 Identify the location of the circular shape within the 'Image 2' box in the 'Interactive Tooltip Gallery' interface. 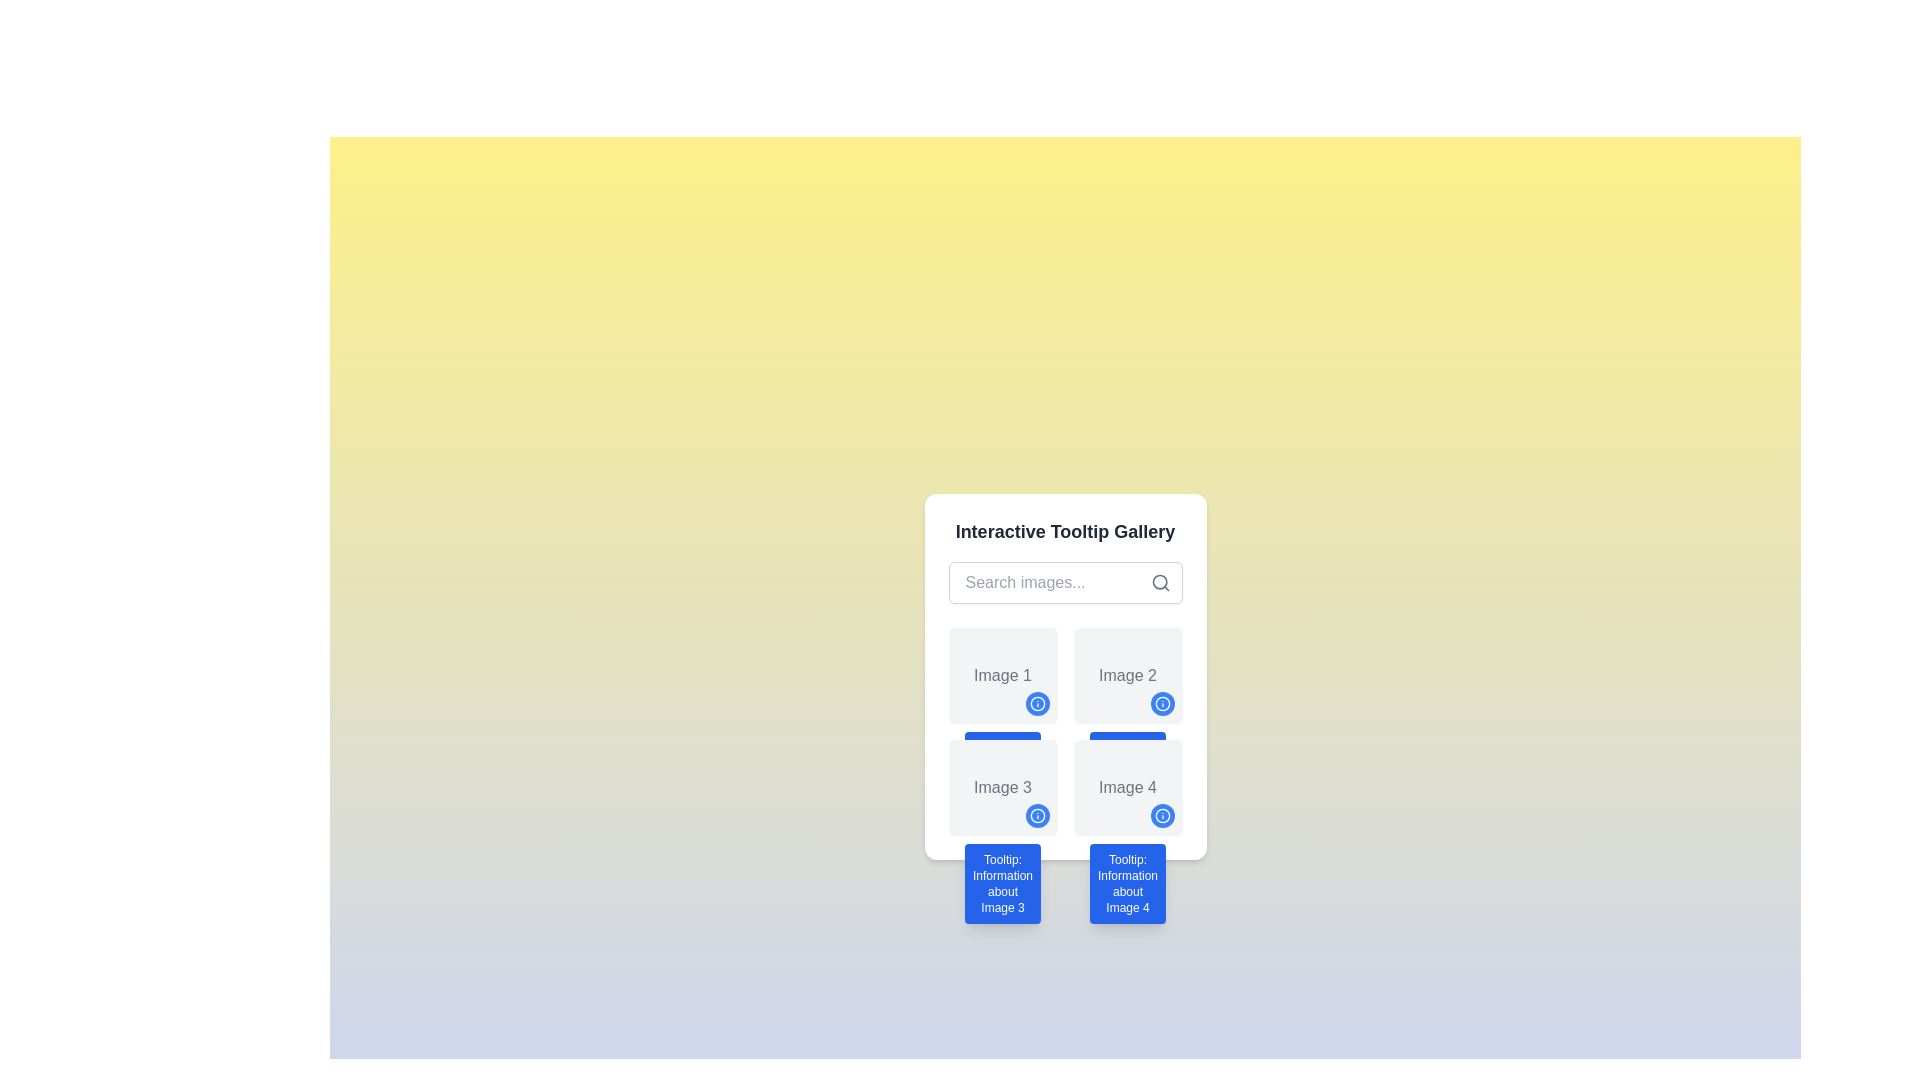
(1162, 703).